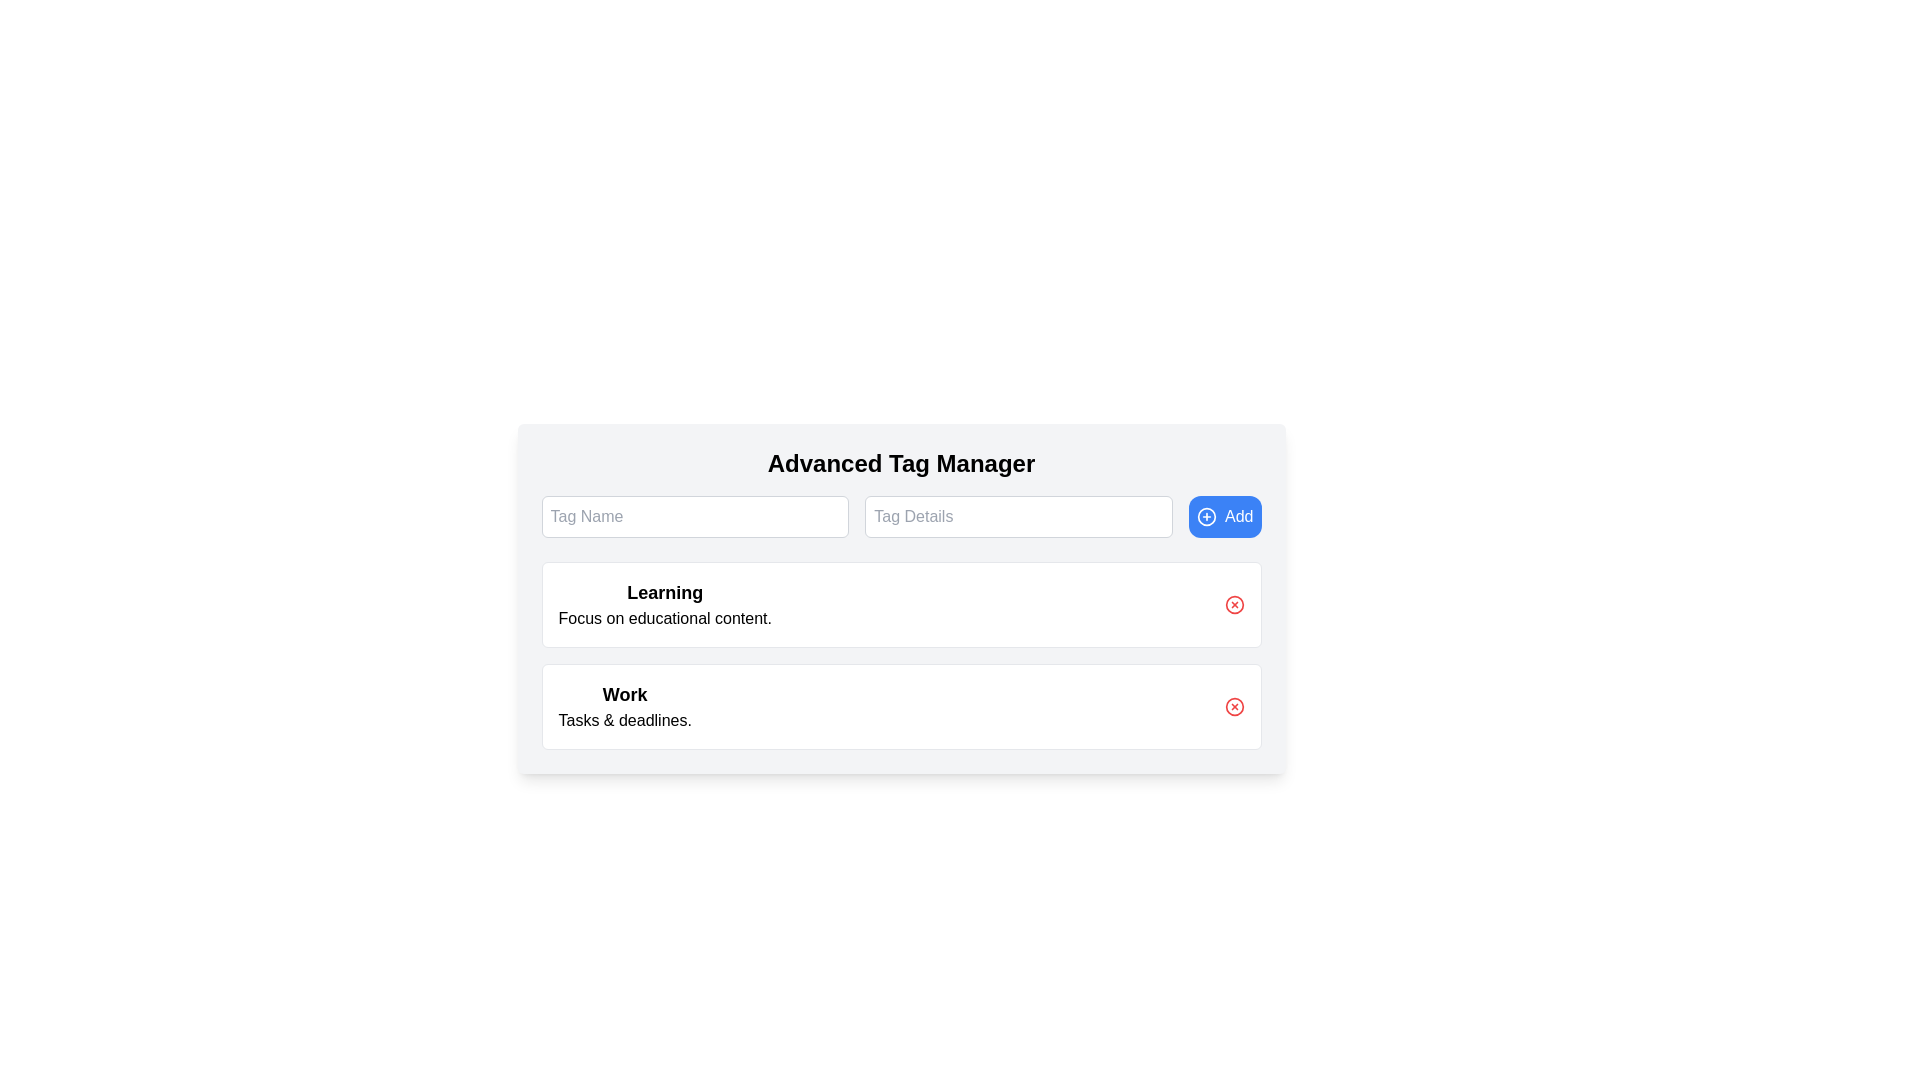 The height and width of the screenshot is (1080, 1920). Describe the element at coordinates (1206, 515) in the screenshot. I see `the 'Add' button, which is represented by a circular SVG graphic element located in the top-right region of the user interface's main input section for 'Tag Name' and 'Tag Details'` at that location.